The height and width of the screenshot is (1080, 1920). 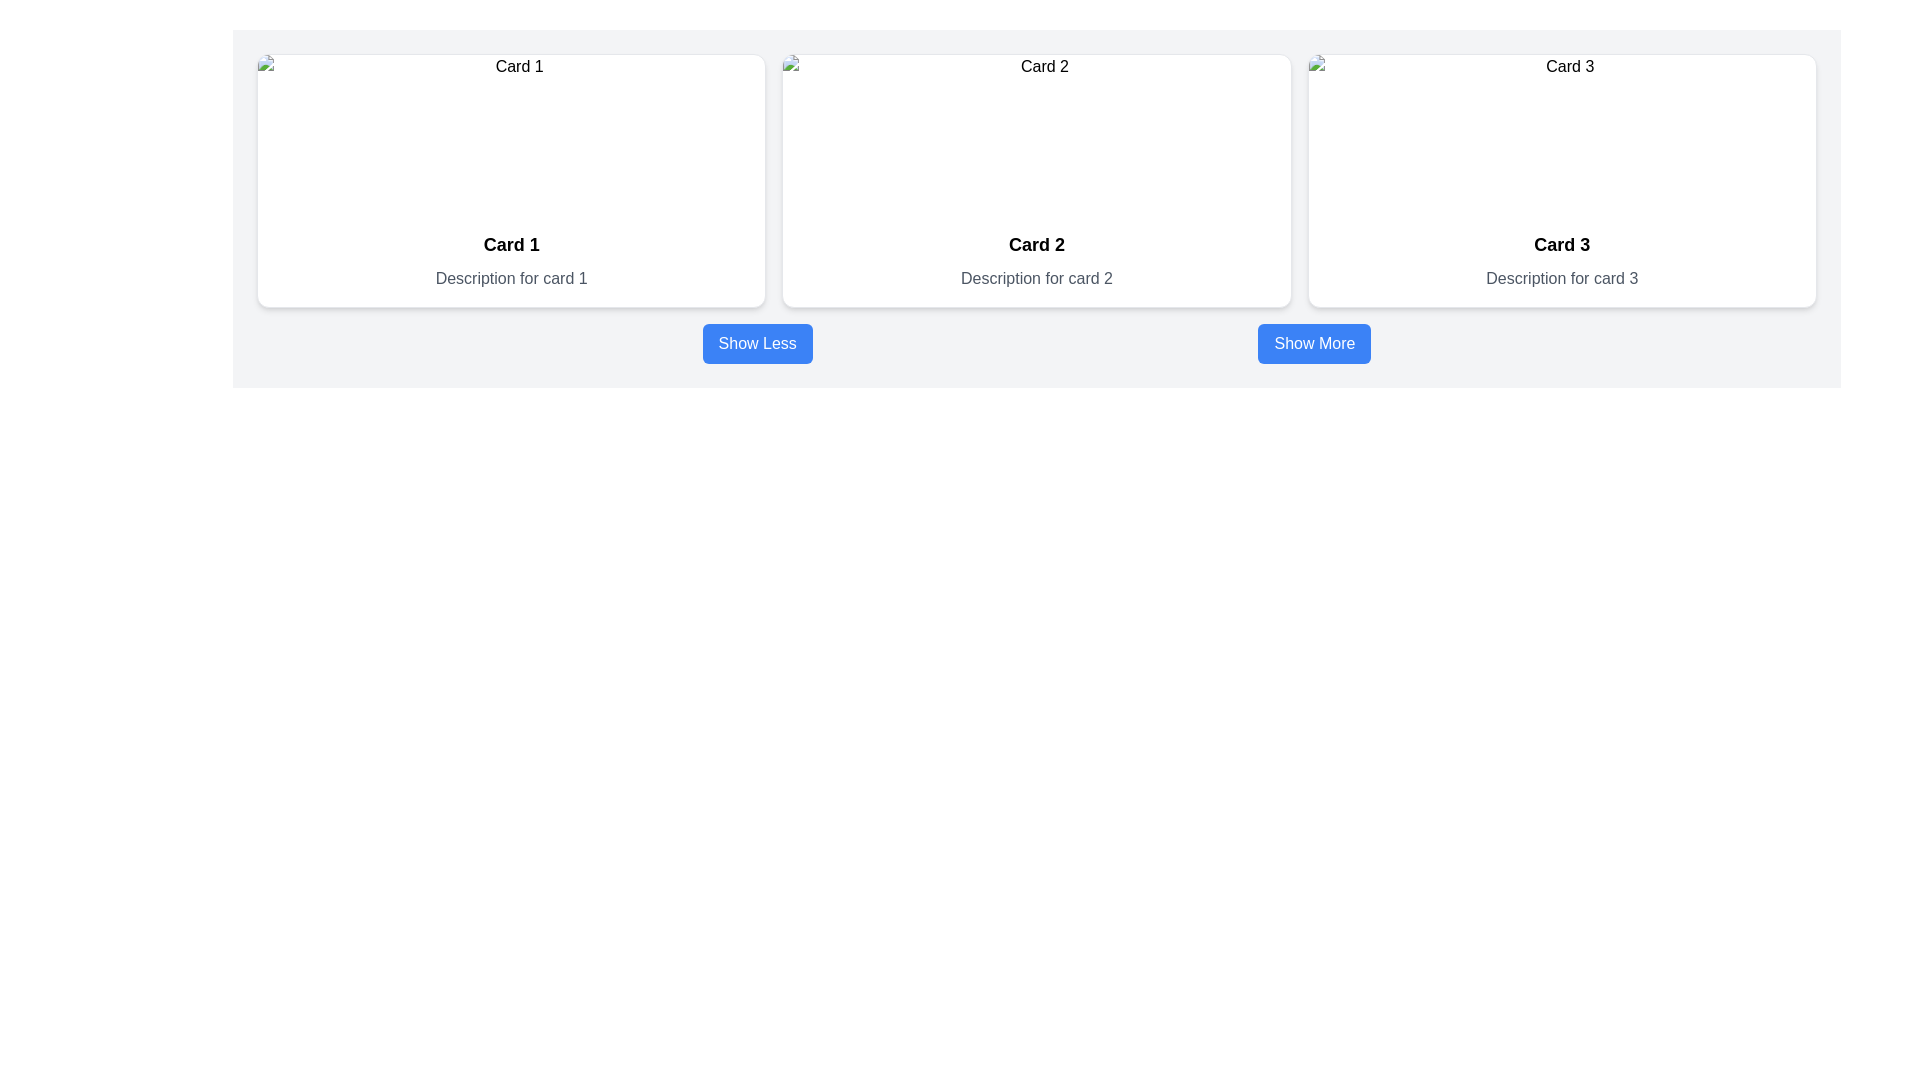 What do you see at coordinates (511, 181) in the screenshot?
I see `the title 'Card 1' on the first card in the grid layout` at bounding box center [511, 181].